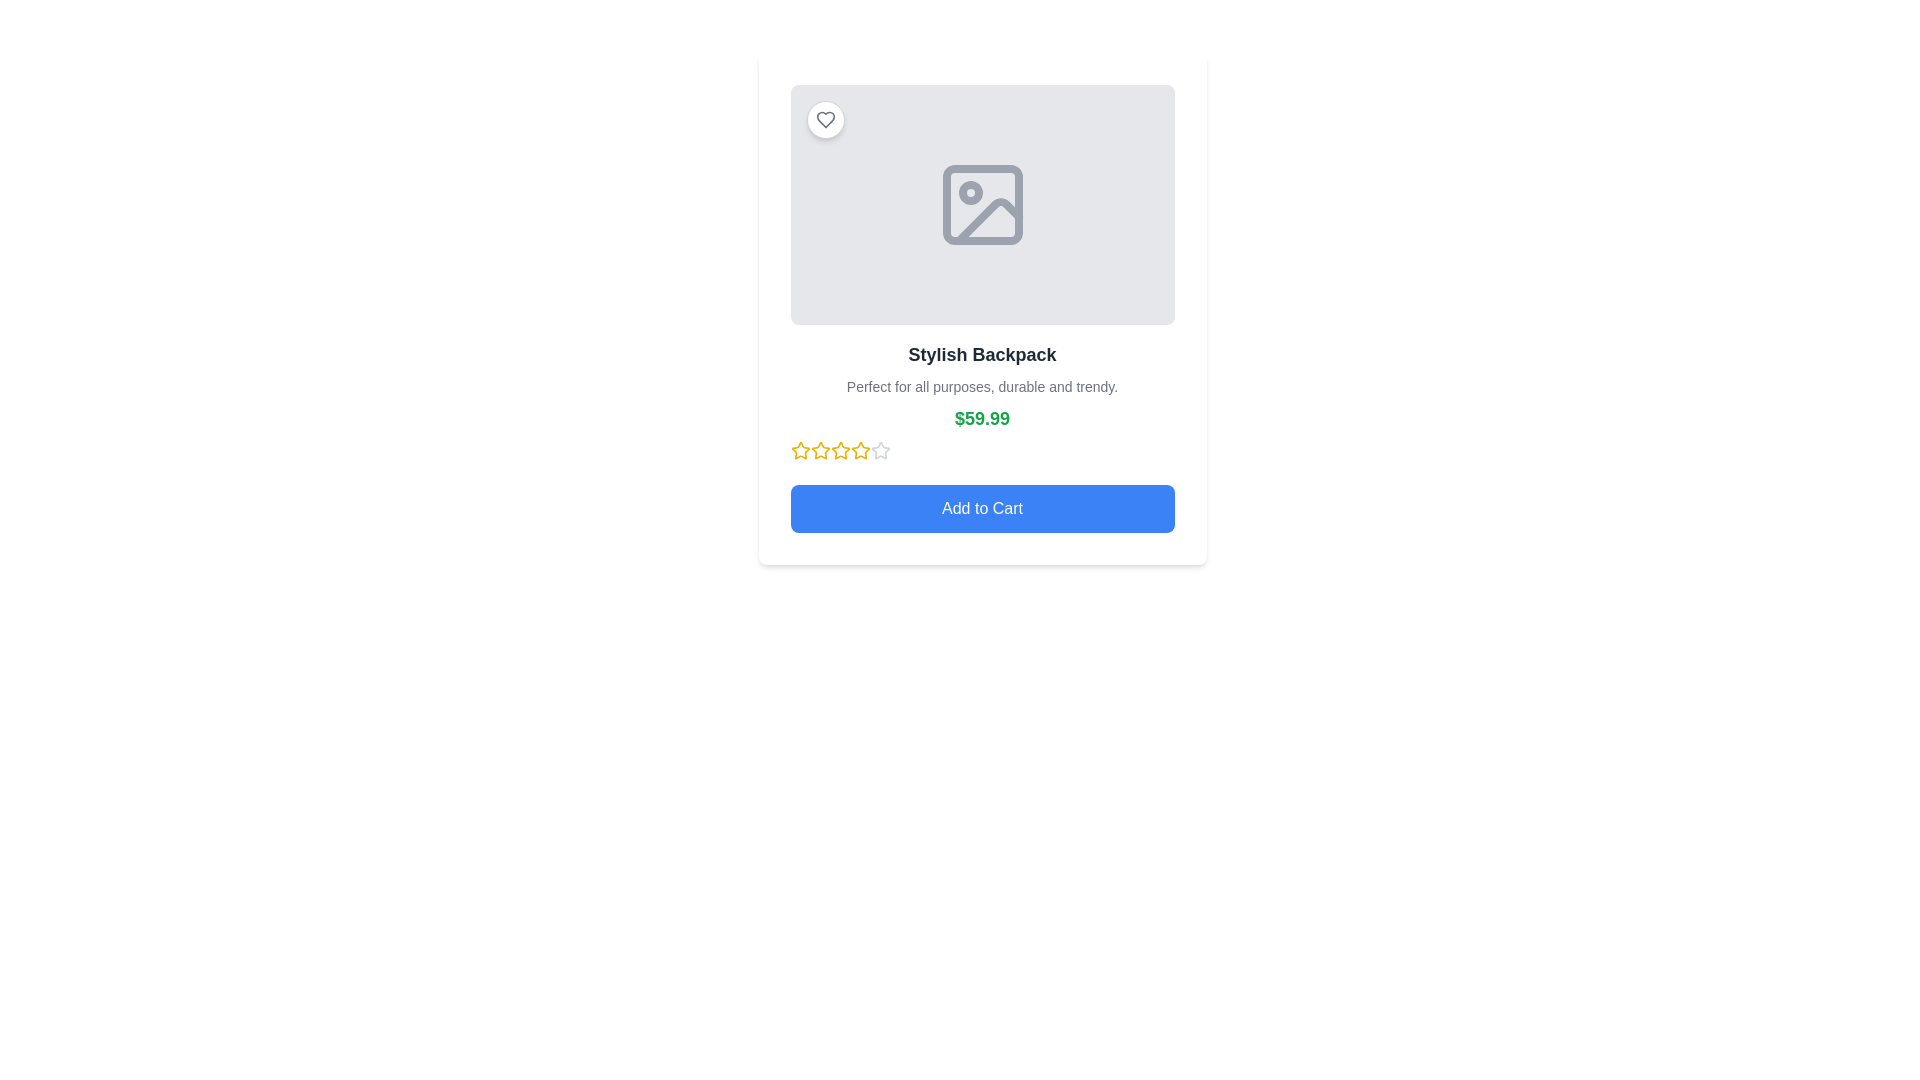 This screenshot has width=1920, height=1080. I want to click on the non-interactive decorative dot located within the image placeholder icon above the title 'Stylish Backpack', so click(970, 192).